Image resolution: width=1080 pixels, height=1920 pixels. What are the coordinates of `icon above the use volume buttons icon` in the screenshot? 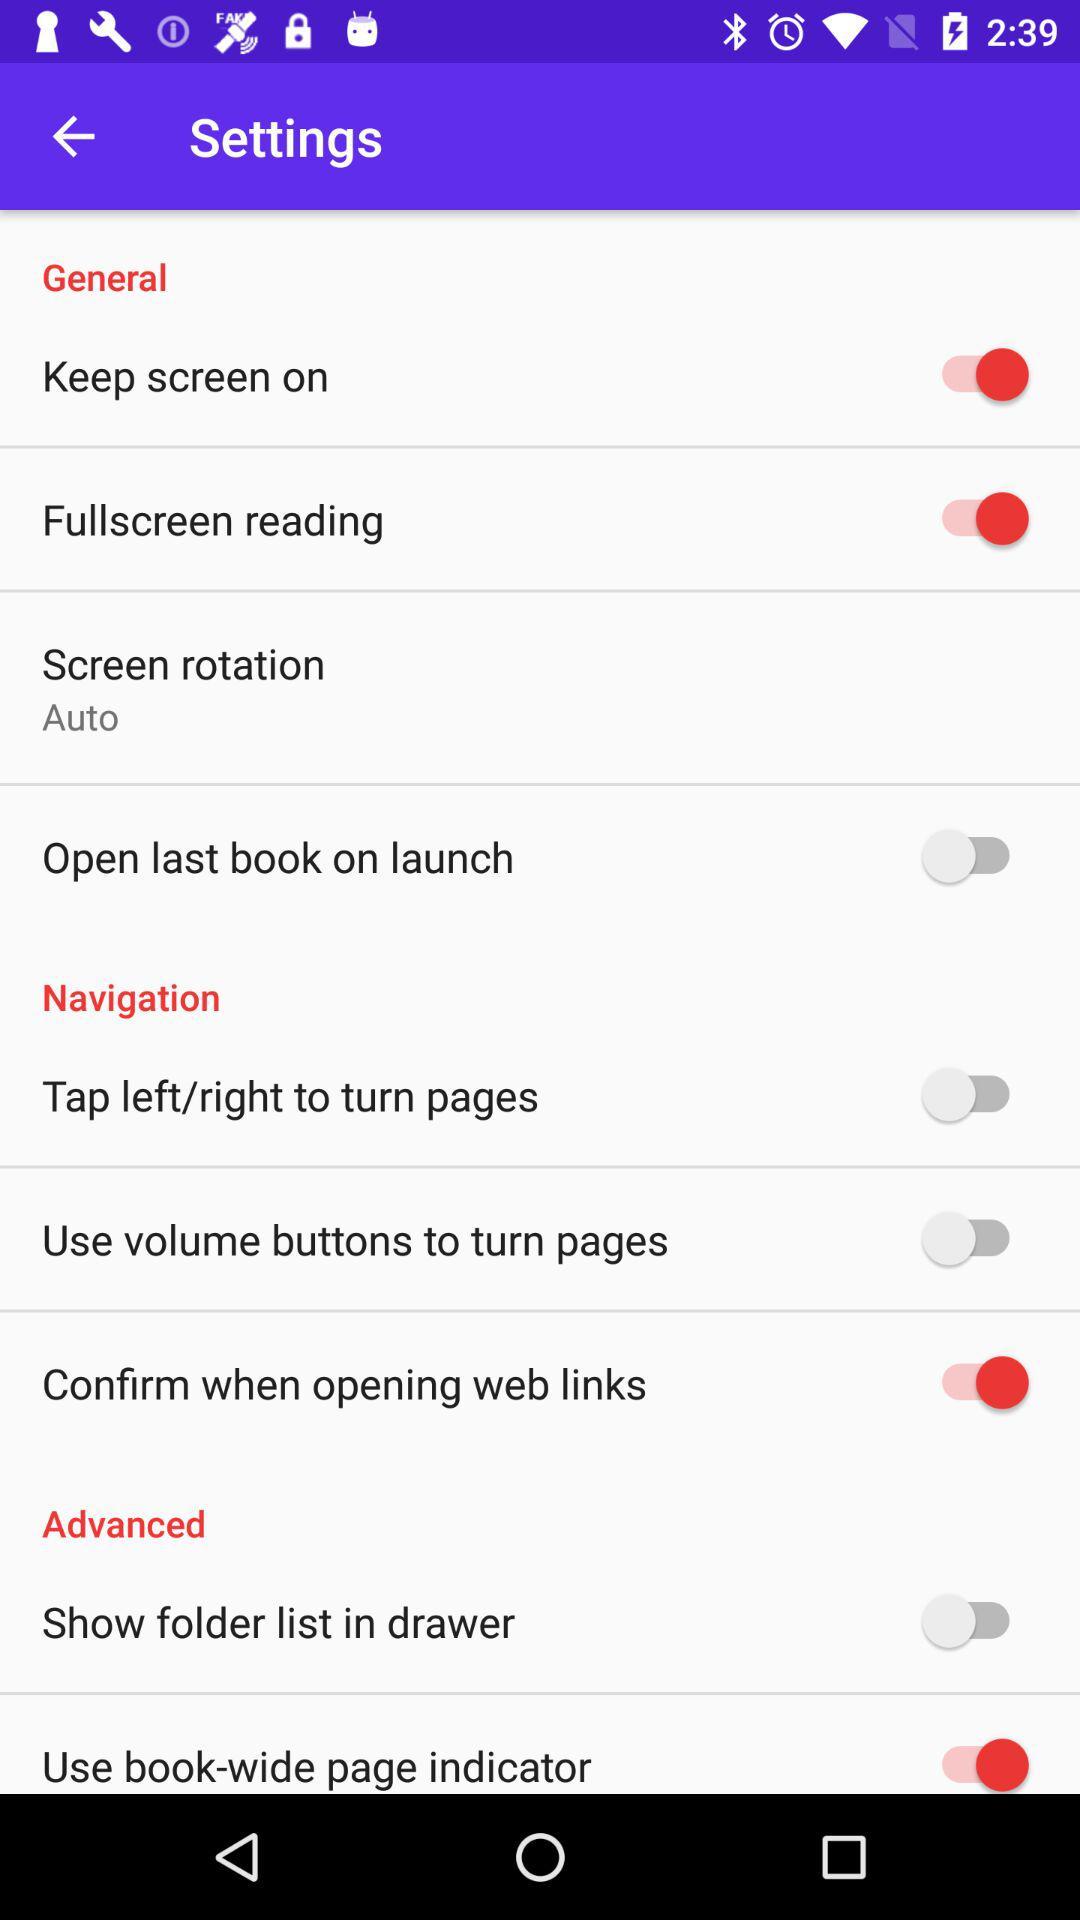 It's located at (290, 1093).